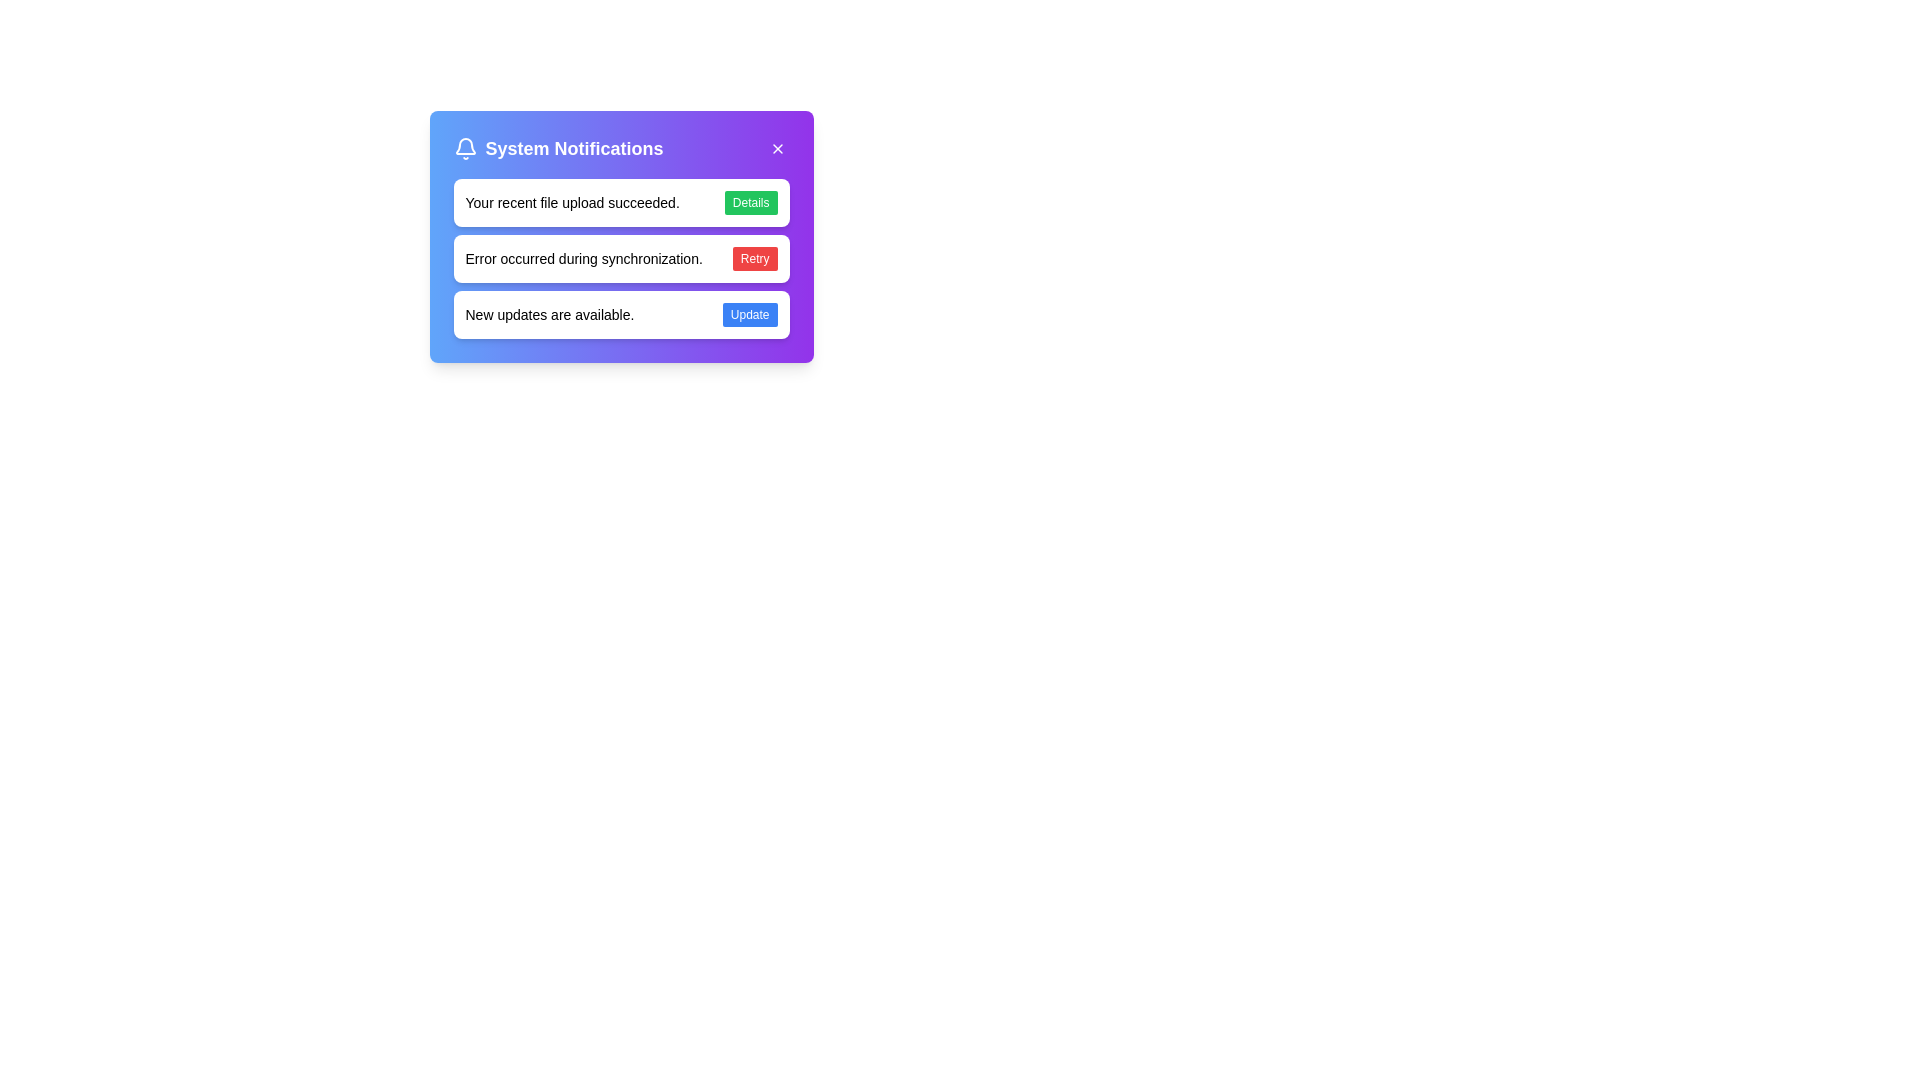 This screenshot has height=1080, width=1920. Describe the element at coordinates (620, 148) in the screenshot. I see `header text 'System Notifications' displayed in the header section of the notification card, which is characterized by a gradient background and includes a bell icon on the left and a close button on the right` at that location.